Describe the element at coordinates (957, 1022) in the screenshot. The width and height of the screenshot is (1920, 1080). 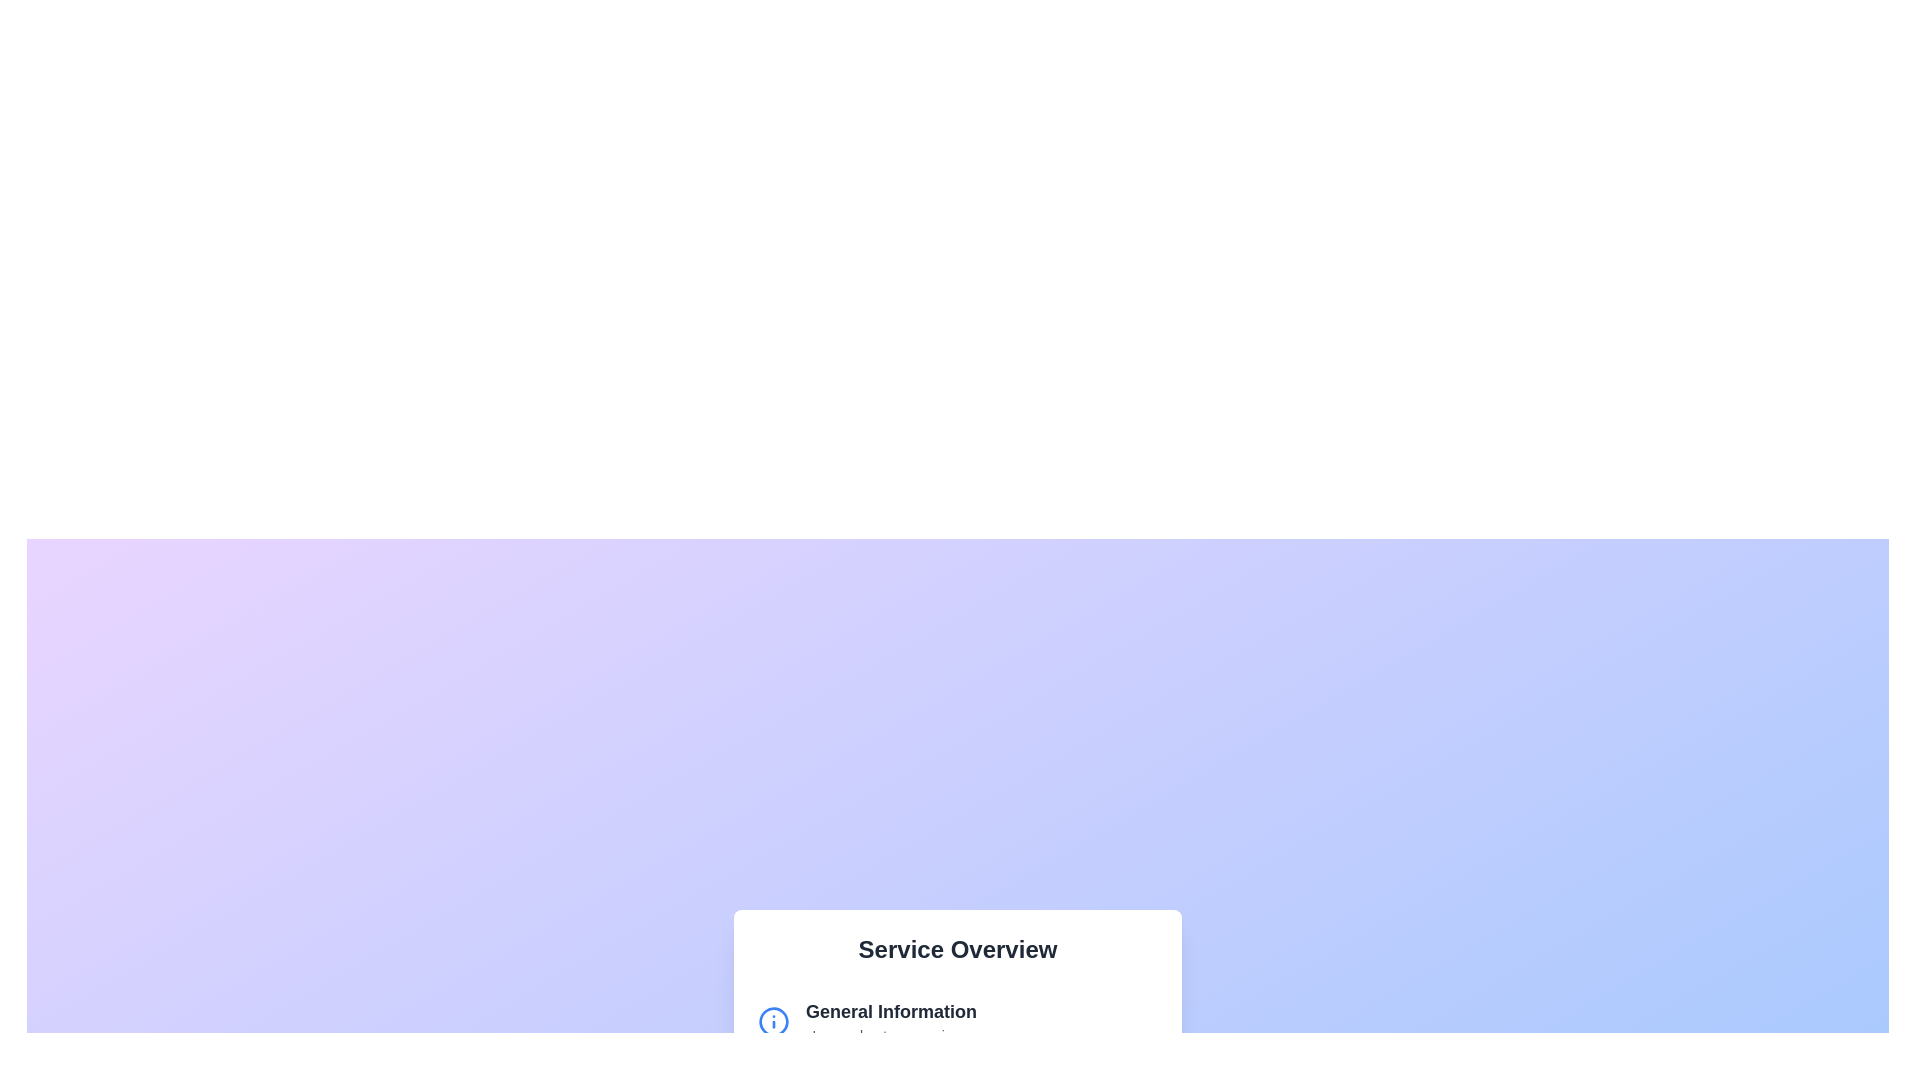
I see `the Informational display section located in the 'Service Overview' area for more details` at that location.